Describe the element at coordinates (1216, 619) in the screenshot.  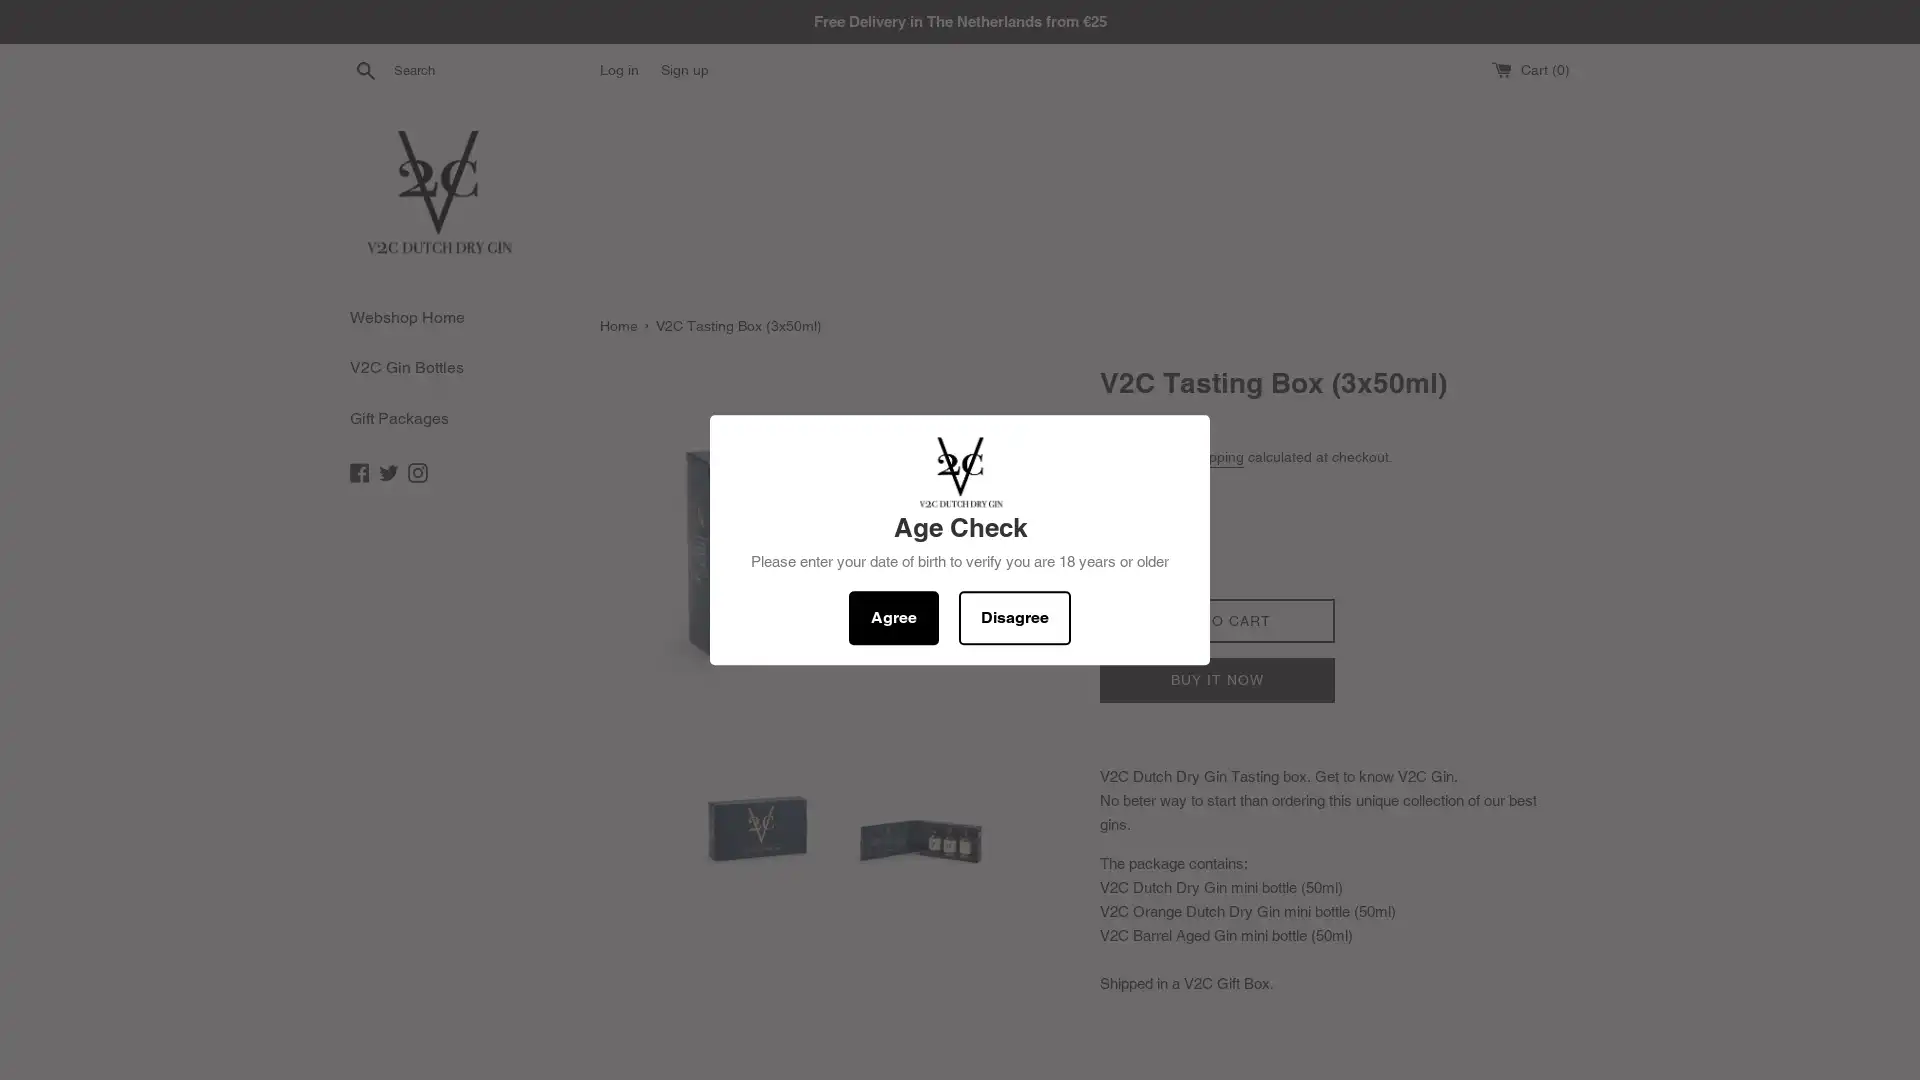
I see `ADD TO CART` at that location.